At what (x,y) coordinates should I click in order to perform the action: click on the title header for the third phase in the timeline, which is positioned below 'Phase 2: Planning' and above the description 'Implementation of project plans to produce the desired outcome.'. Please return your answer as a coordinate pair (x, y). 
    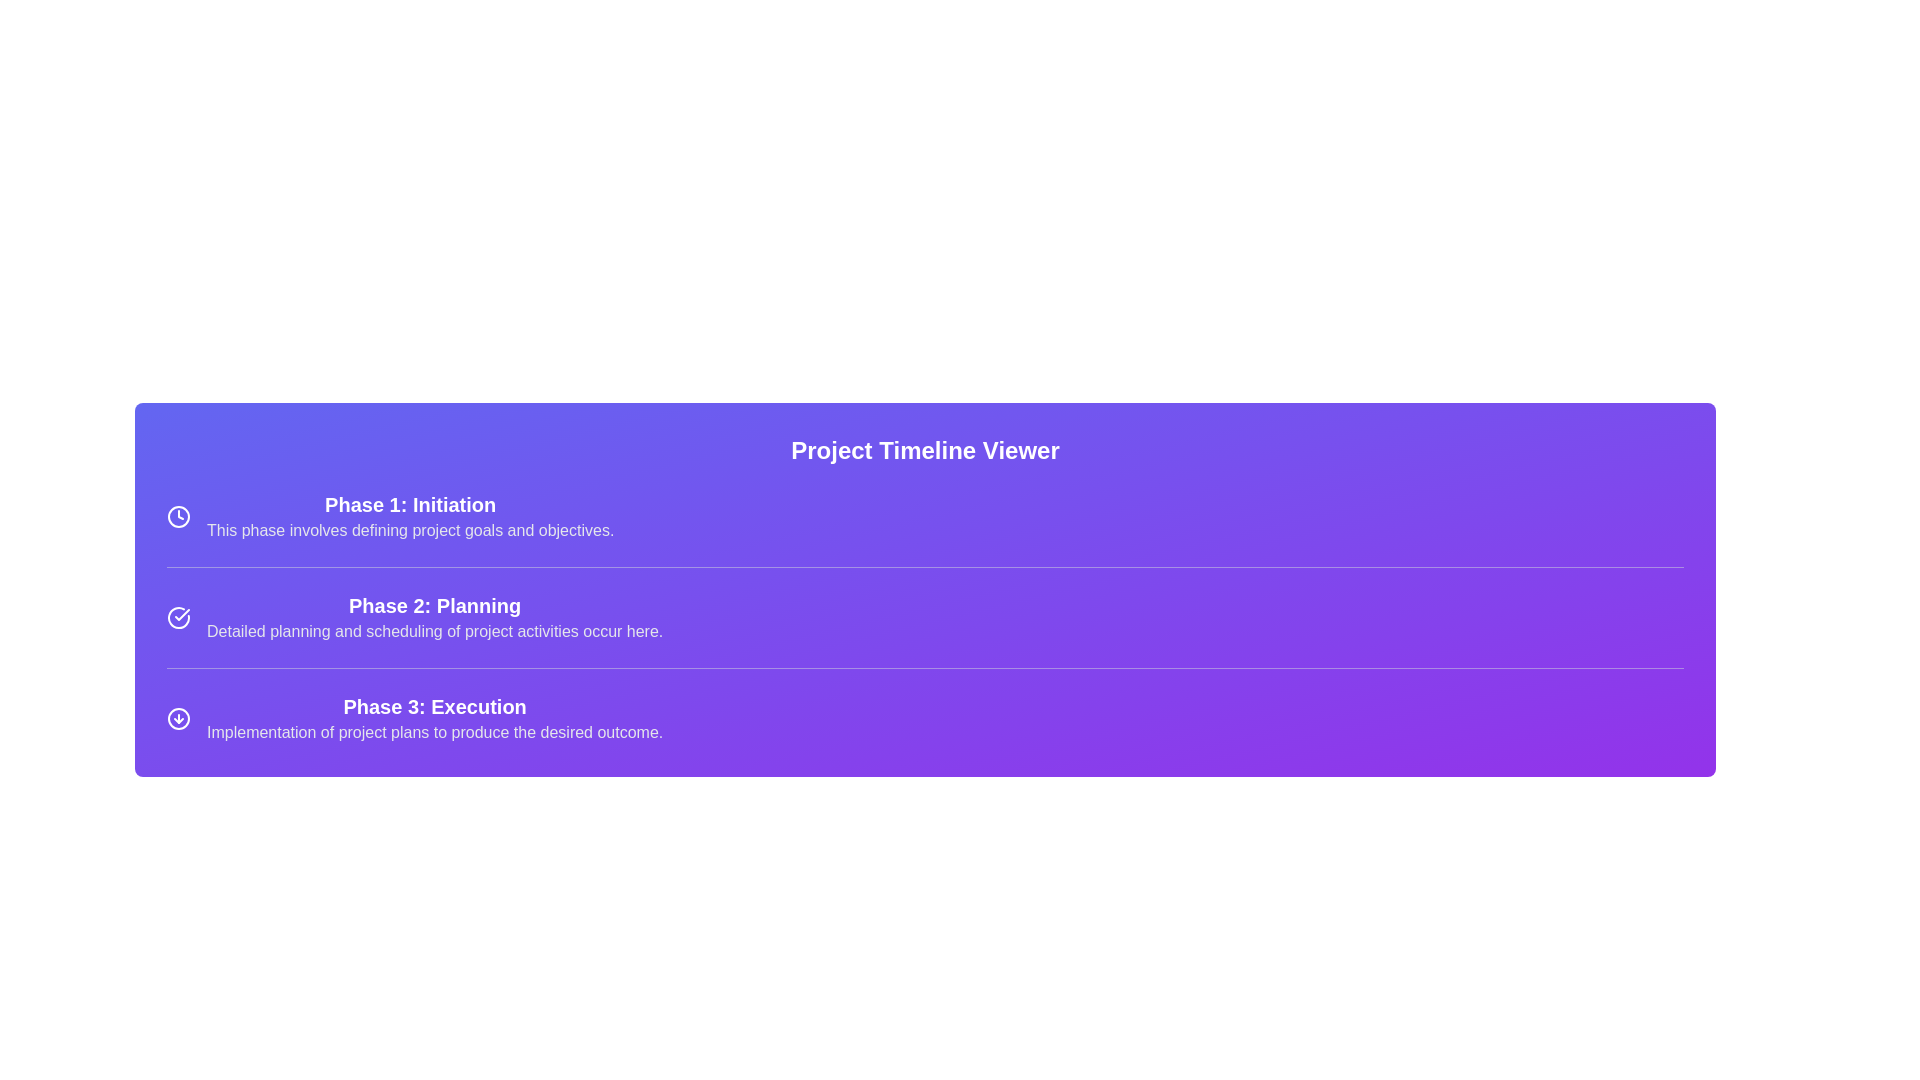
    Looking at the image, I should click on (434, 705).